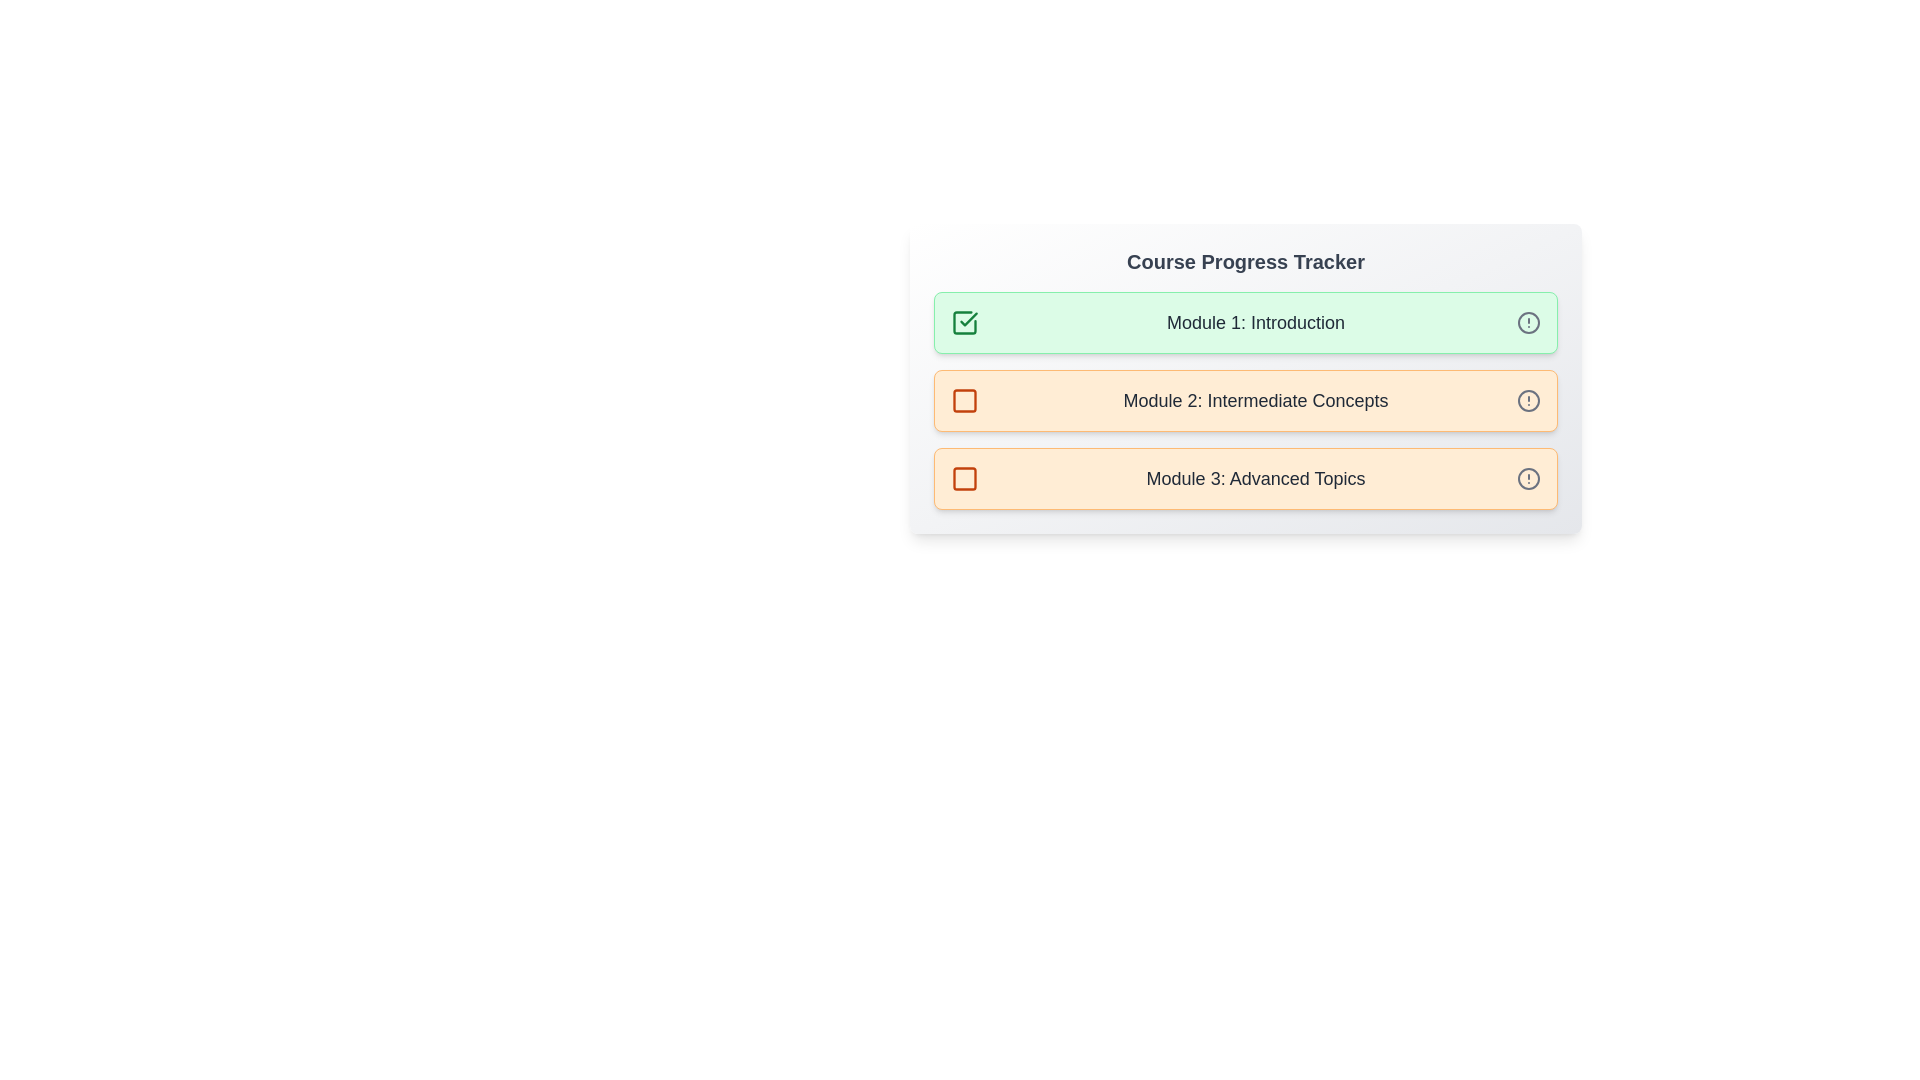 Image resolution: width=1920 pixels, height=1080 pixels. I want to click on the informational icon for module 2, so click(1528, 401).